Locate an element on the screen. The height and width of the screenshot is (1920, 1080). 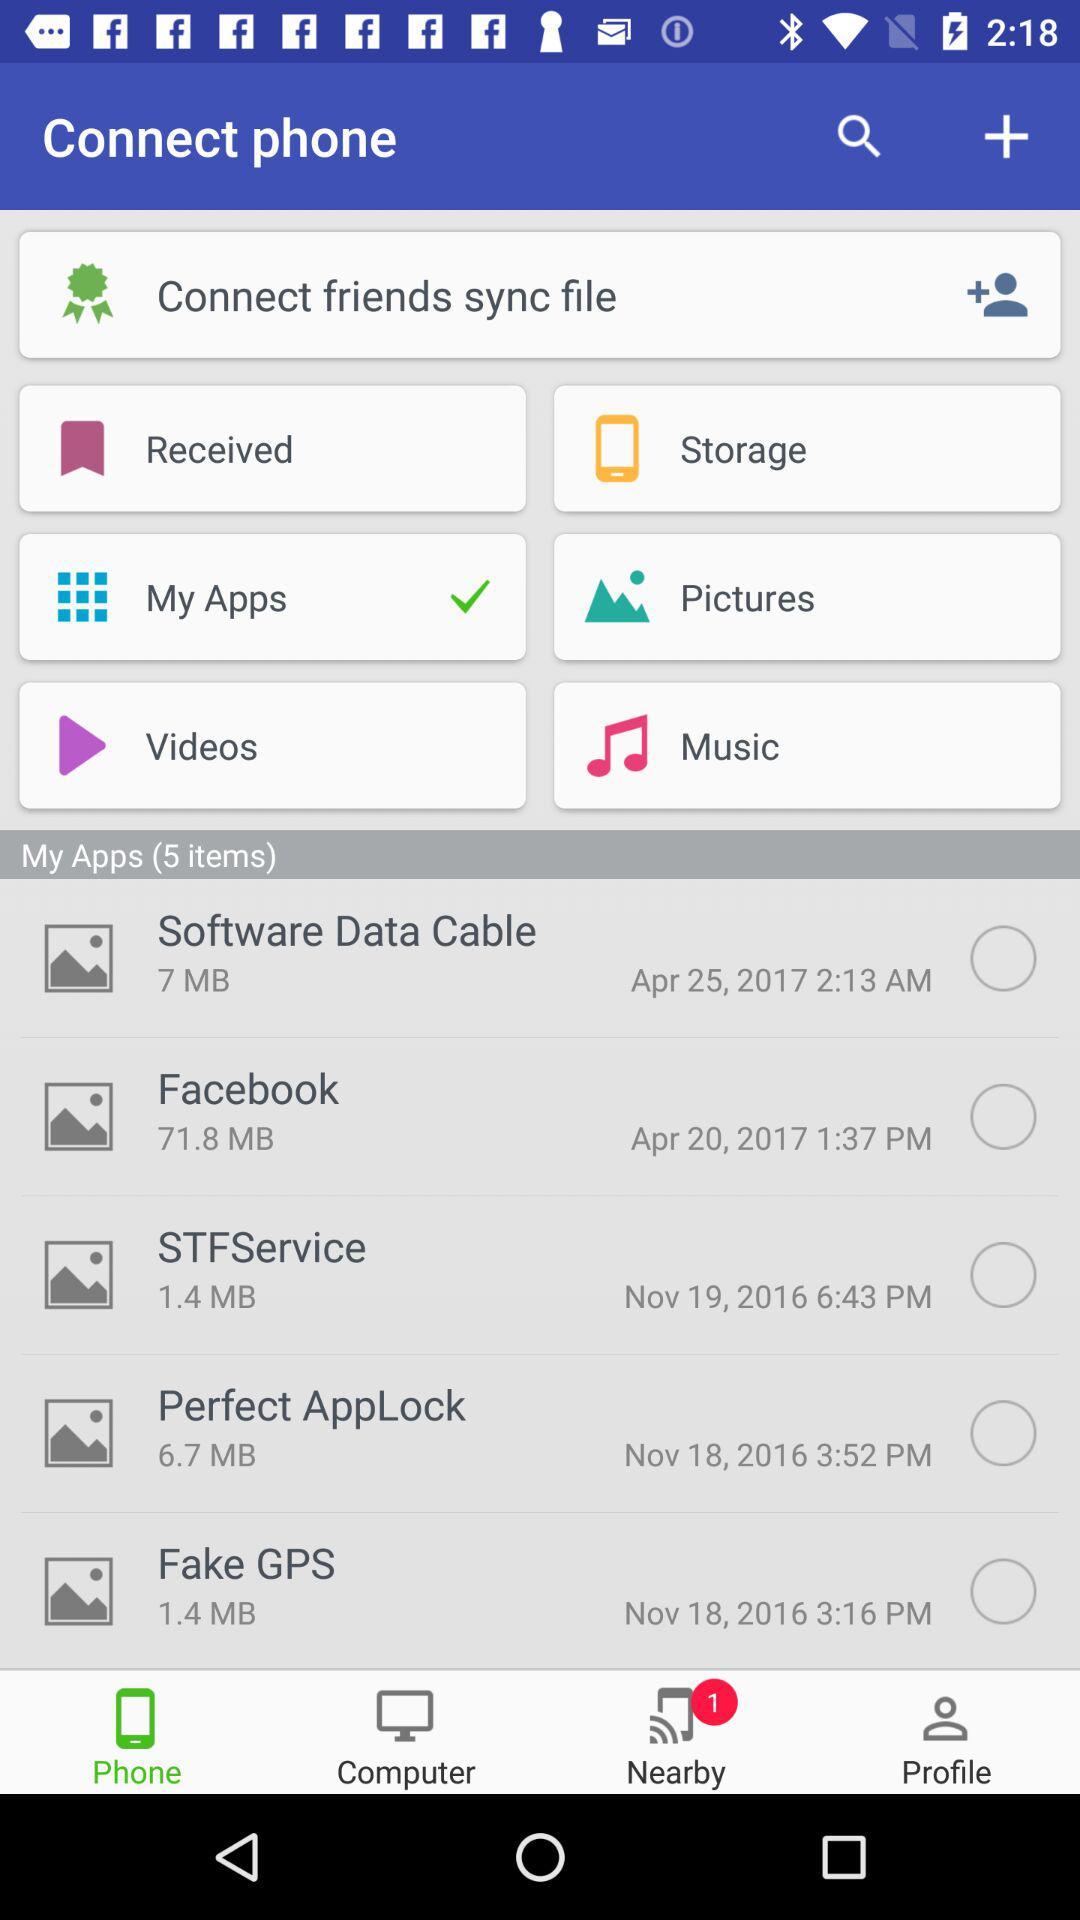
autosync option is located at coordinates (1025, 1115).